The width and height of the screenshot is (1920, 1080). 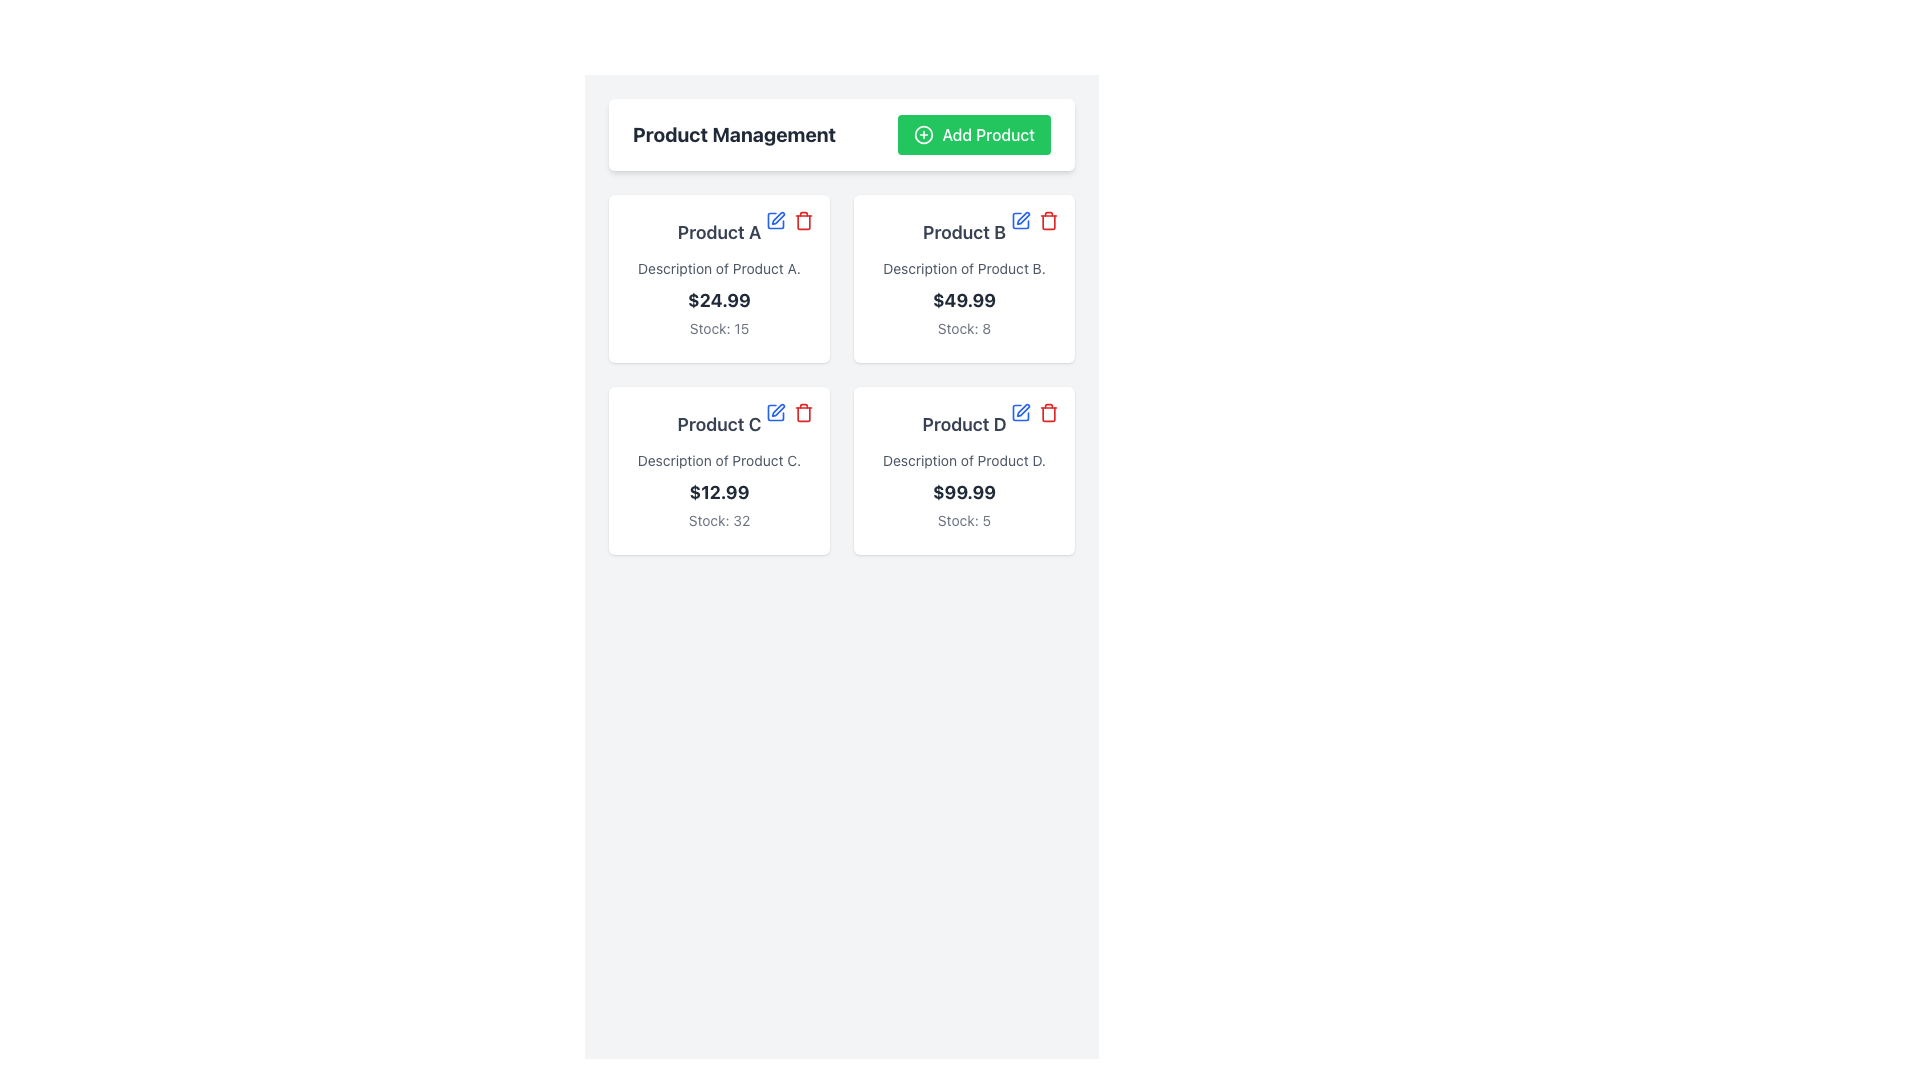 I want to click on the delete button located at the upper-right corner of the card interface for 'Product B', so click(x=1035, y=220).